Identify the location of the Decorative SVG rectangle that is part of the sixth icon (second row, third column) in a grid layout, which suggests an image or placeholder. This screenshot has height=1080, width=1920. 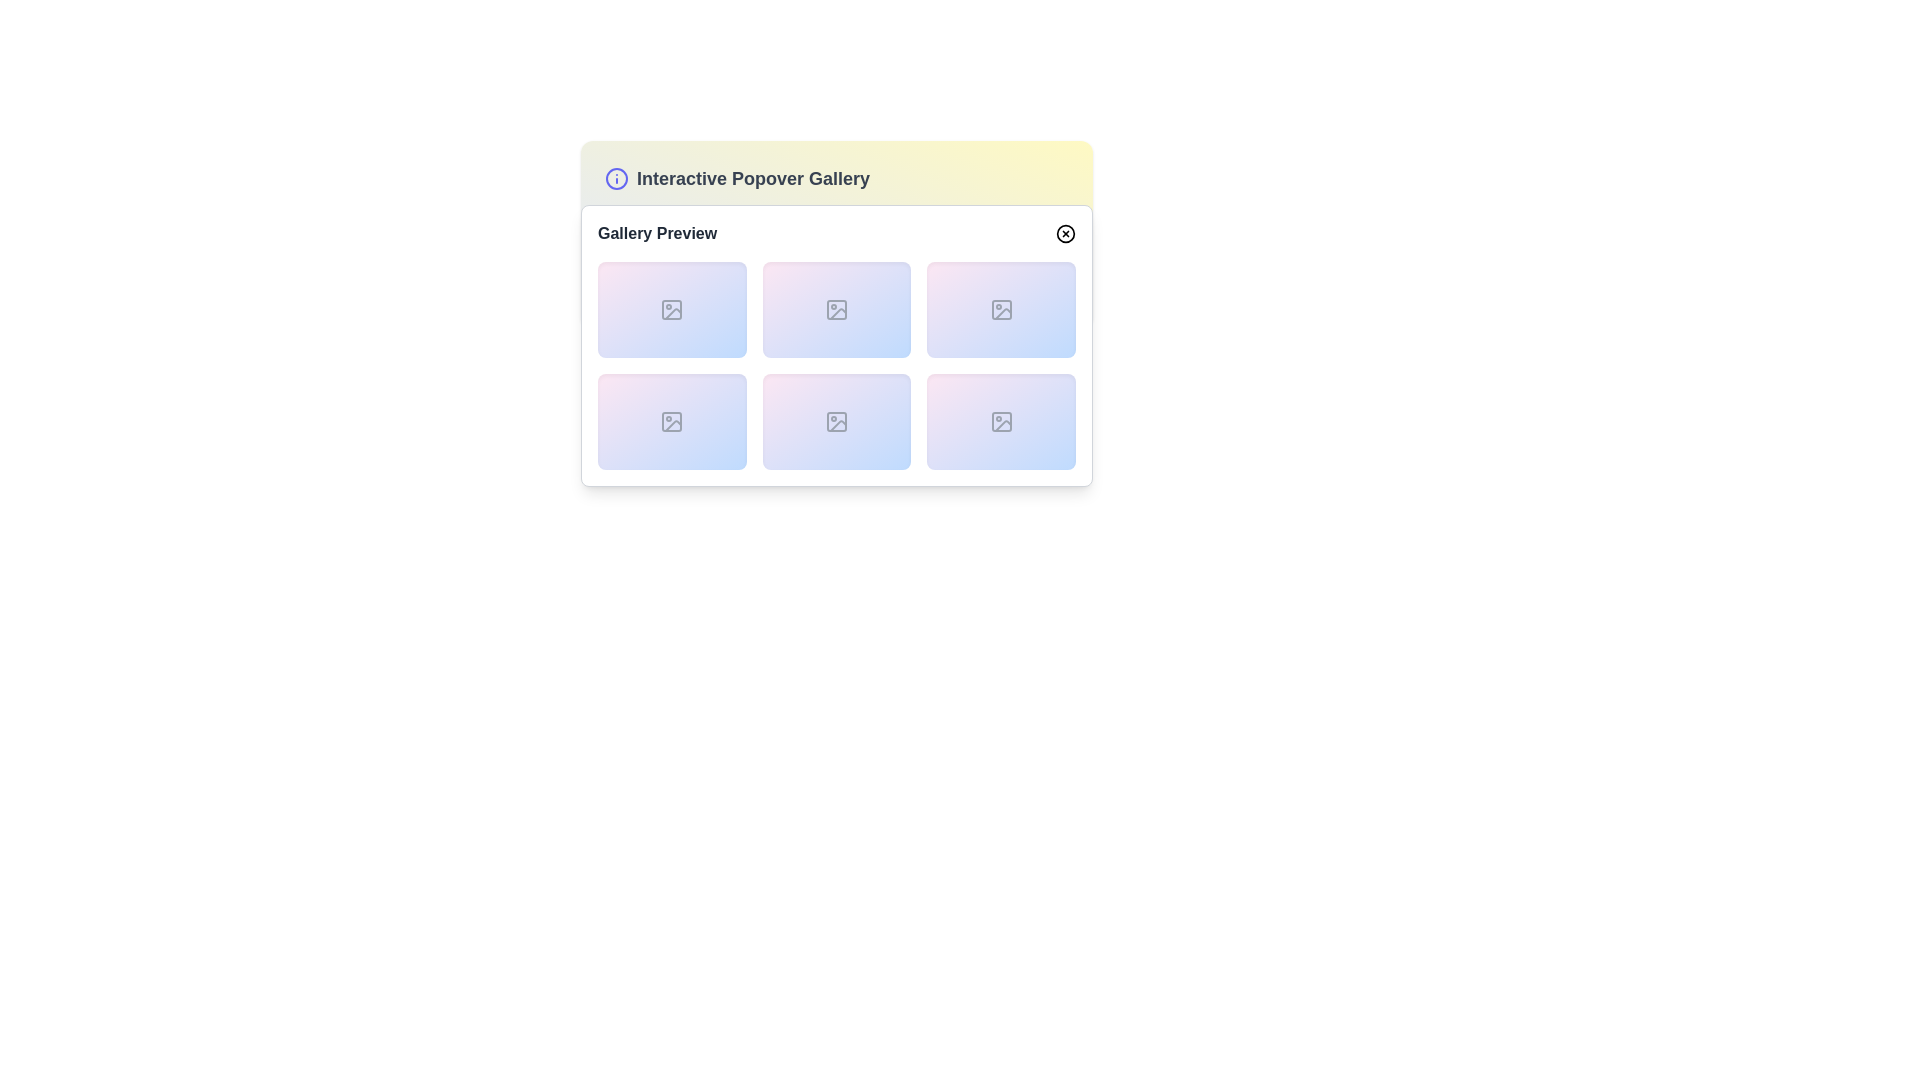
(836, 420).